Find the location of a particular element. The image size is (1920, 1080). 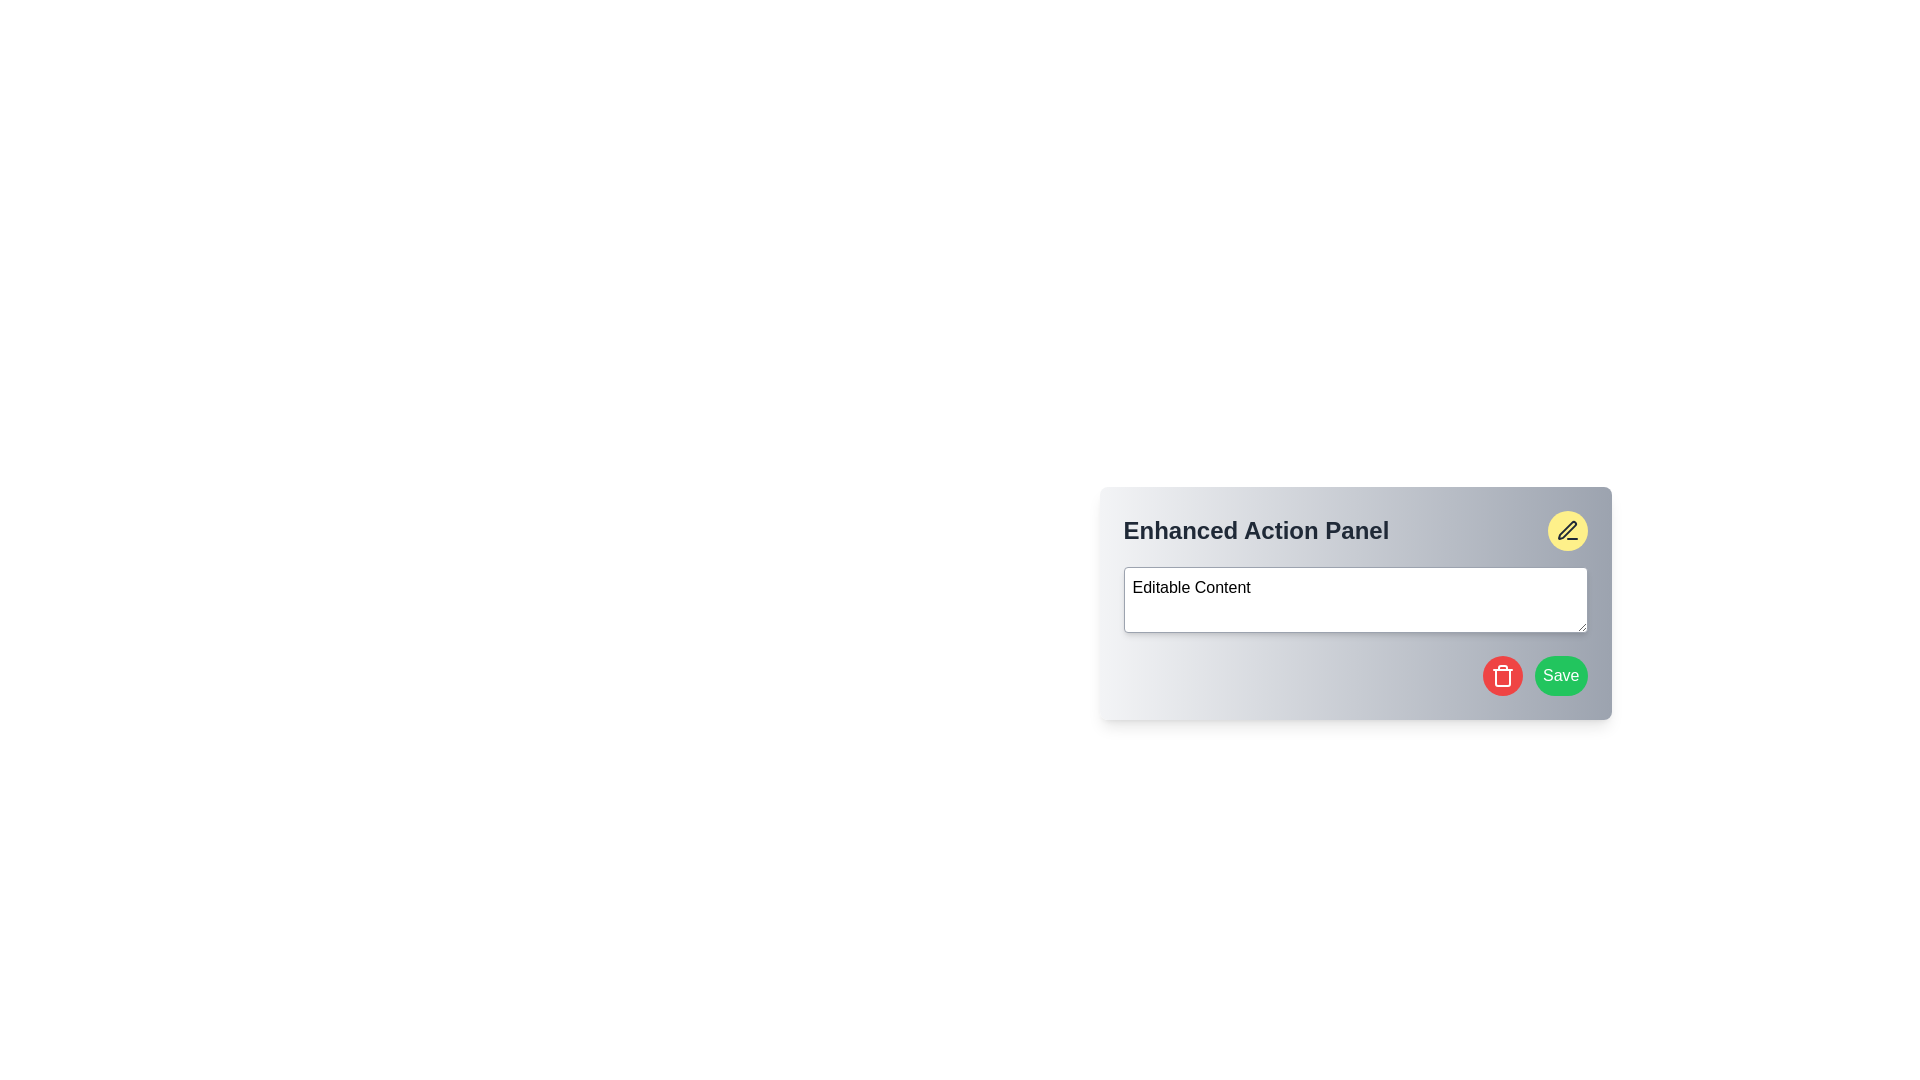

the circular yellow button with a black pen icon located at the top-right corner of the 'Enhanced Action Panel' is located at coordinates (1566, 530).